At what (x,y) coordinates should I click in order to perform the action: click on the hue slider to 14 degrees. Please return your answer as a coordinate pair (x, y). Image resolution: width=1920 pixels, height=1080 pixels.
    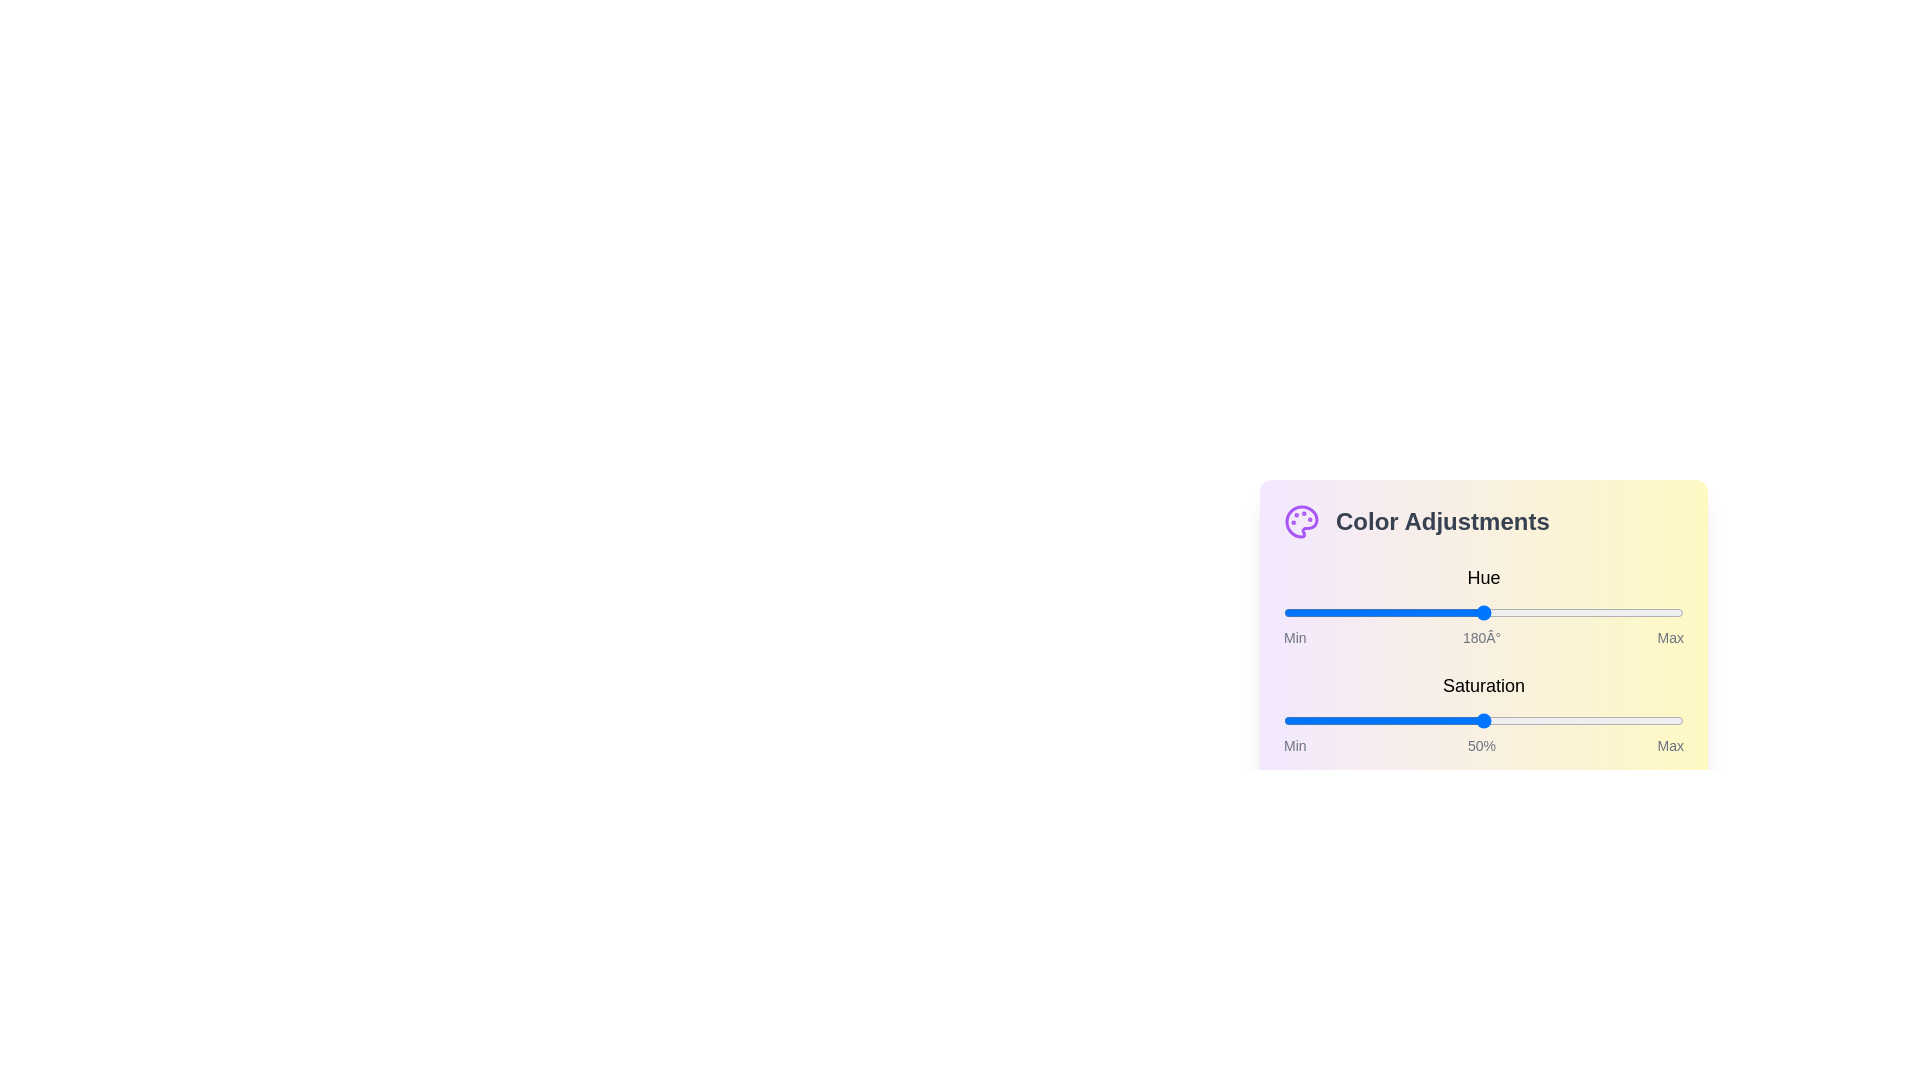
    Looking at the image, I should click on (1299, 612).